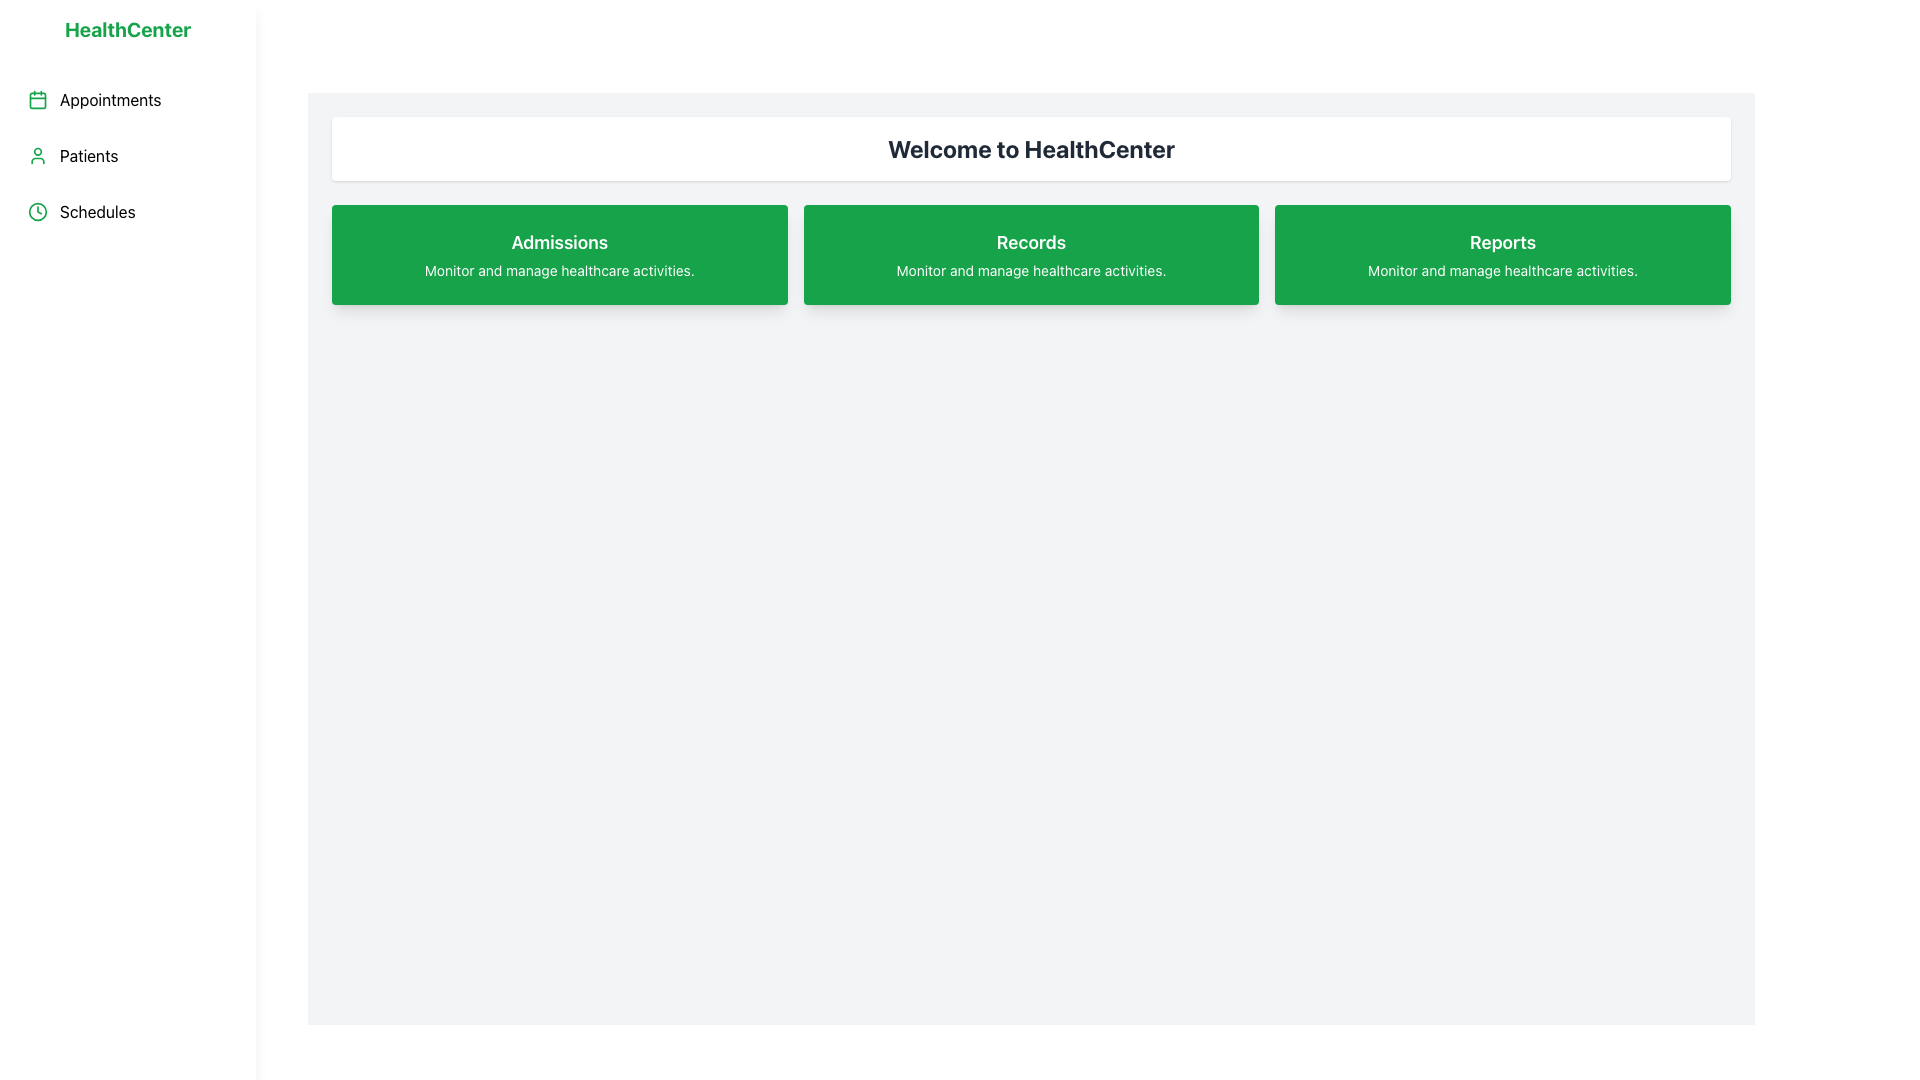 The height and width of the screenshot is (1080, 1920). What do you see at coordinates (38, 212) in the screenshot?
I see `the 'Schedules' icon located on the left sidebar, which serves as an identifying icon for the 'Schedules' menu item` at bounding box center [38, 212].